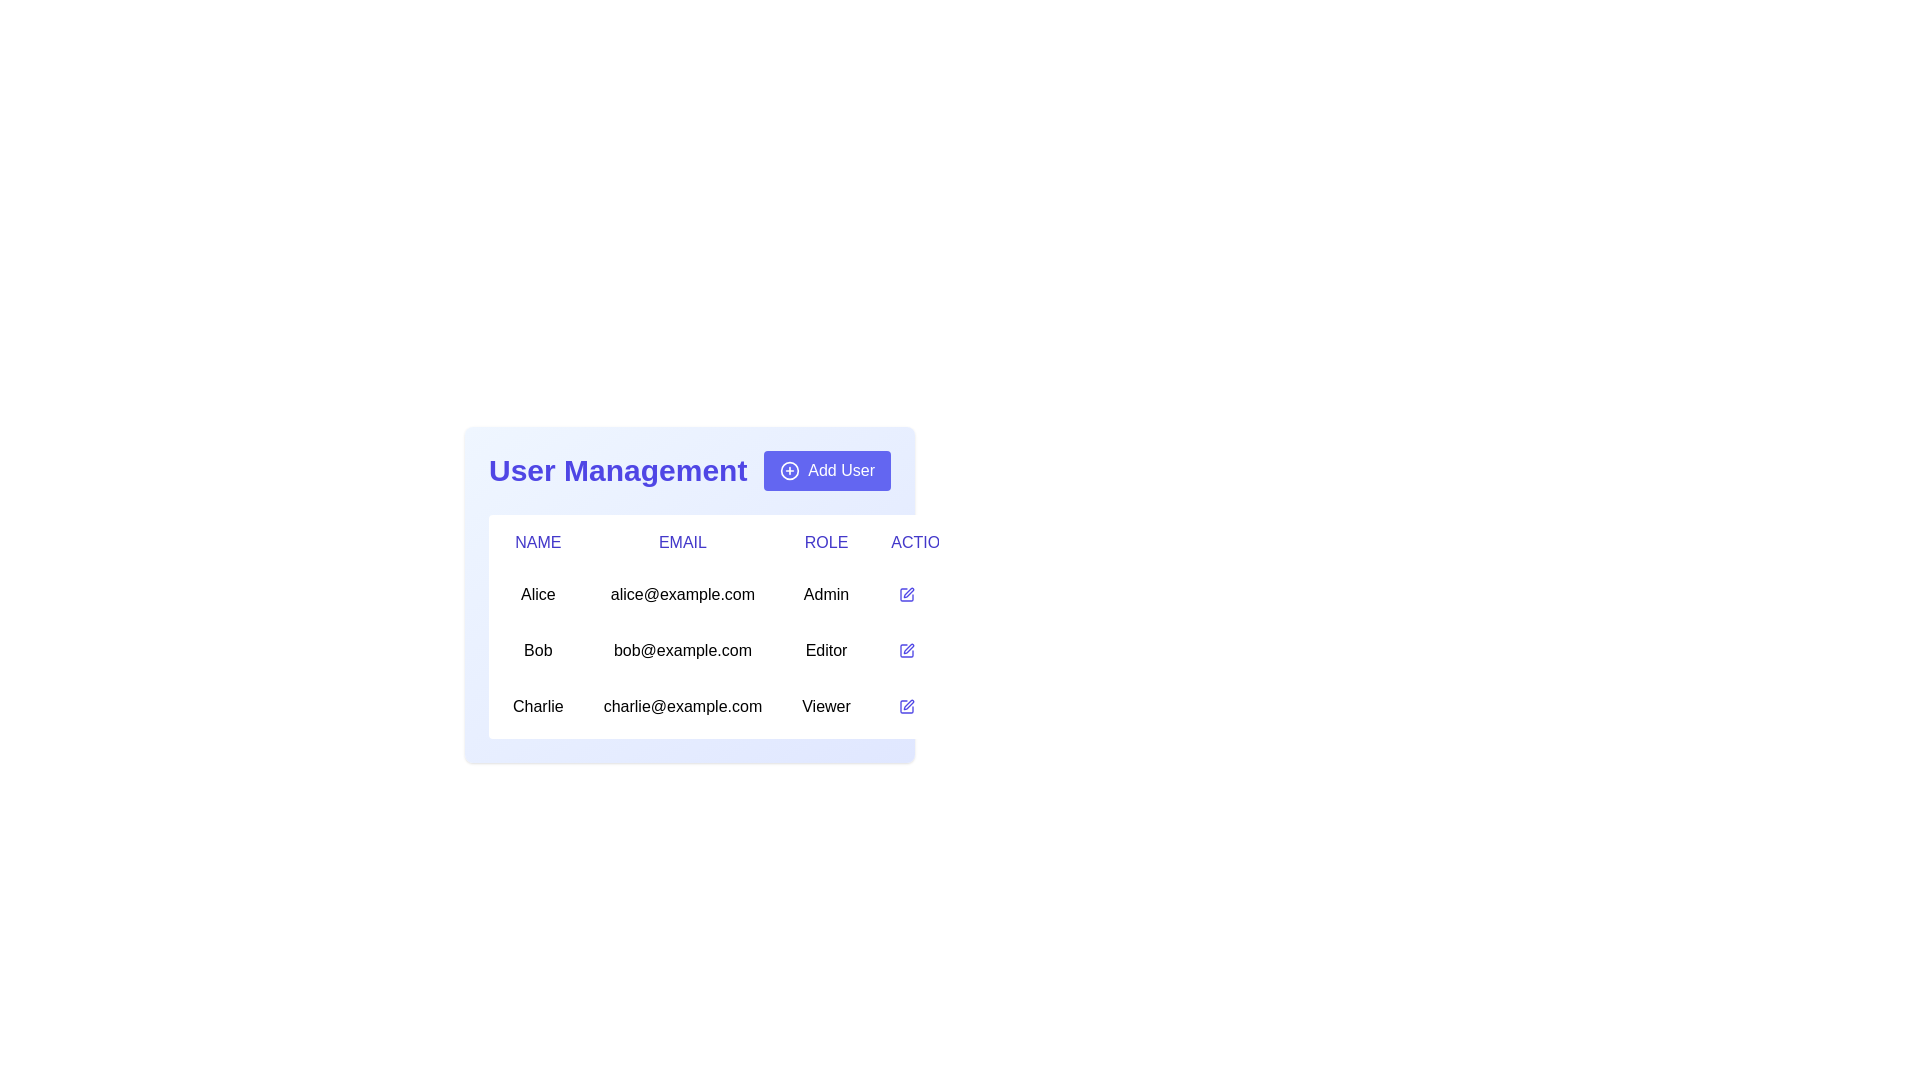 The width and height of the screenshot is (1920, 1080). Describe the element at coordinates (789, 470) in the screenshot. I see `the circular blue icon with a plus sign, which is part of the 'Add User' button located in the top-right corner of the 'User Management' widget` at that location.